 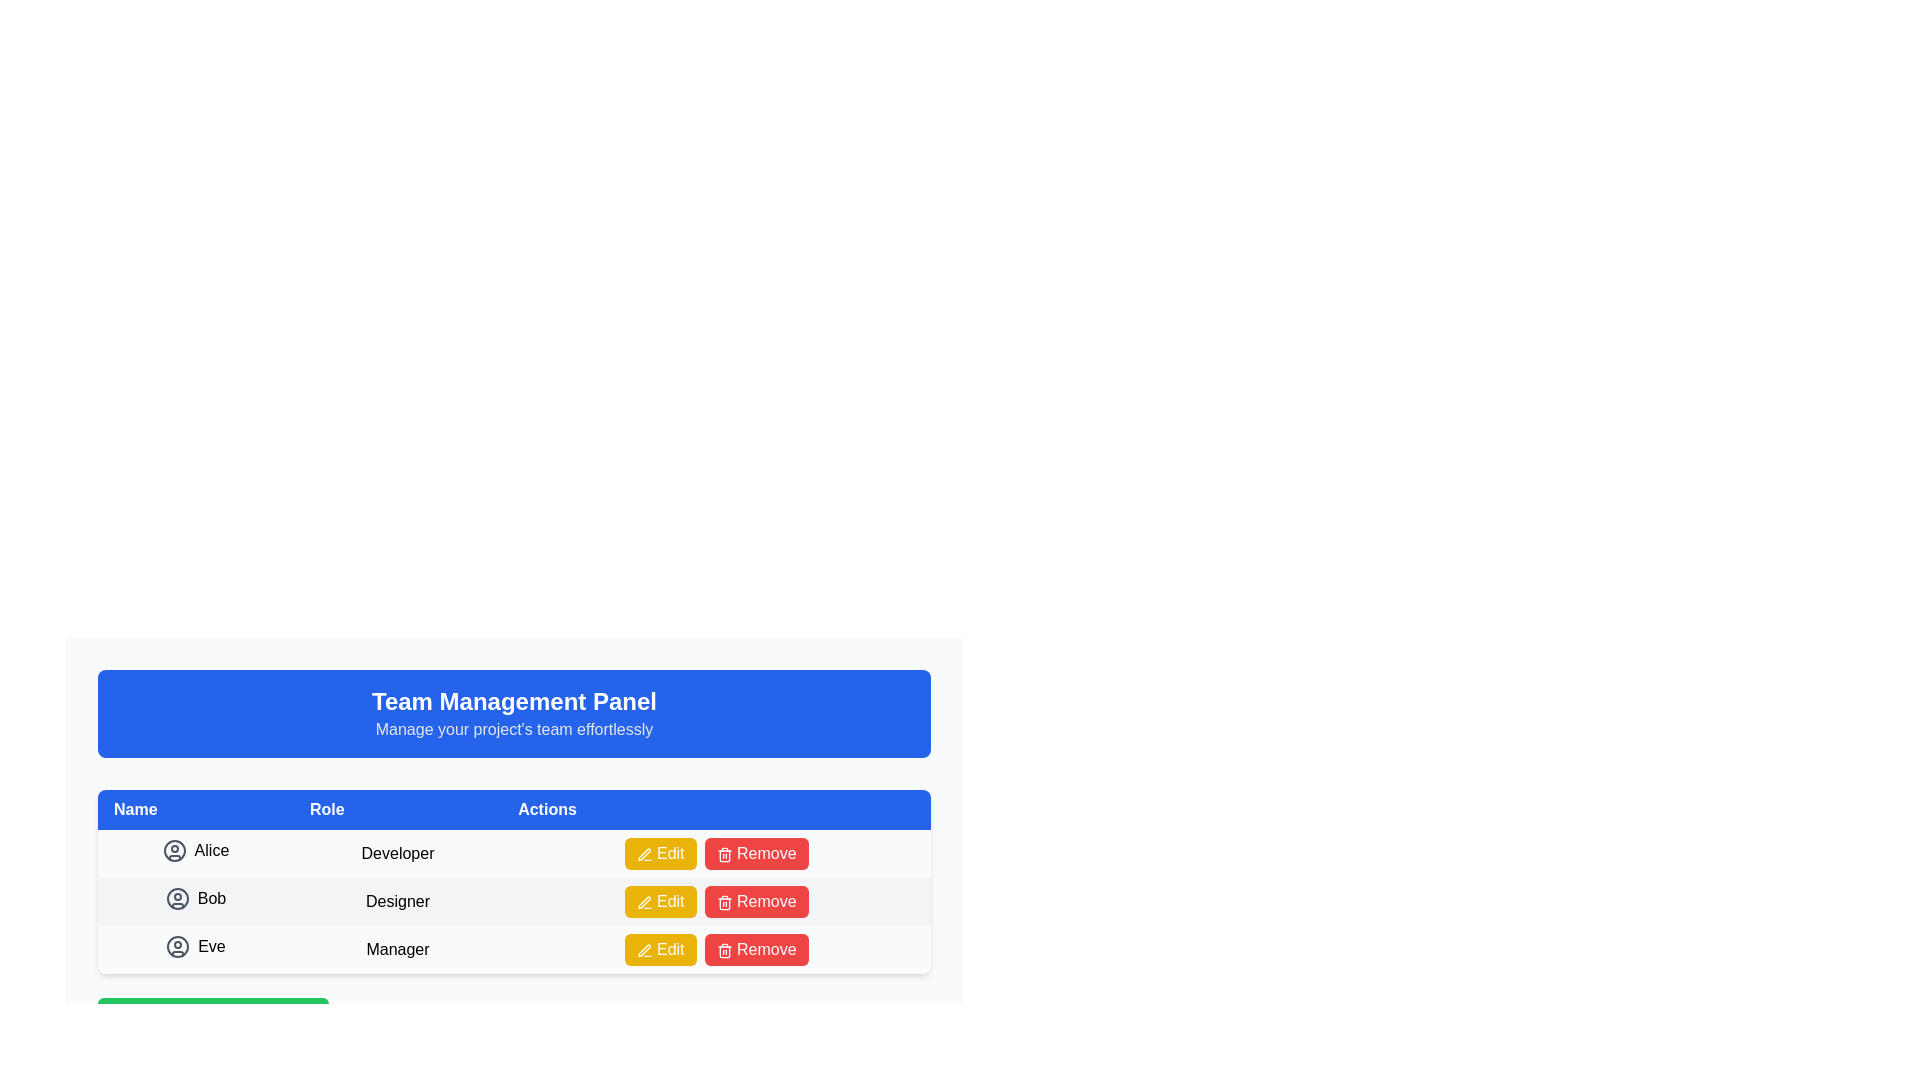 What do you see at coordinates (755, 902) in the screenshot?
I see `the 'Remove' button located in the 'Actions' column of the second row in the table` at bounding box center [755, 902].